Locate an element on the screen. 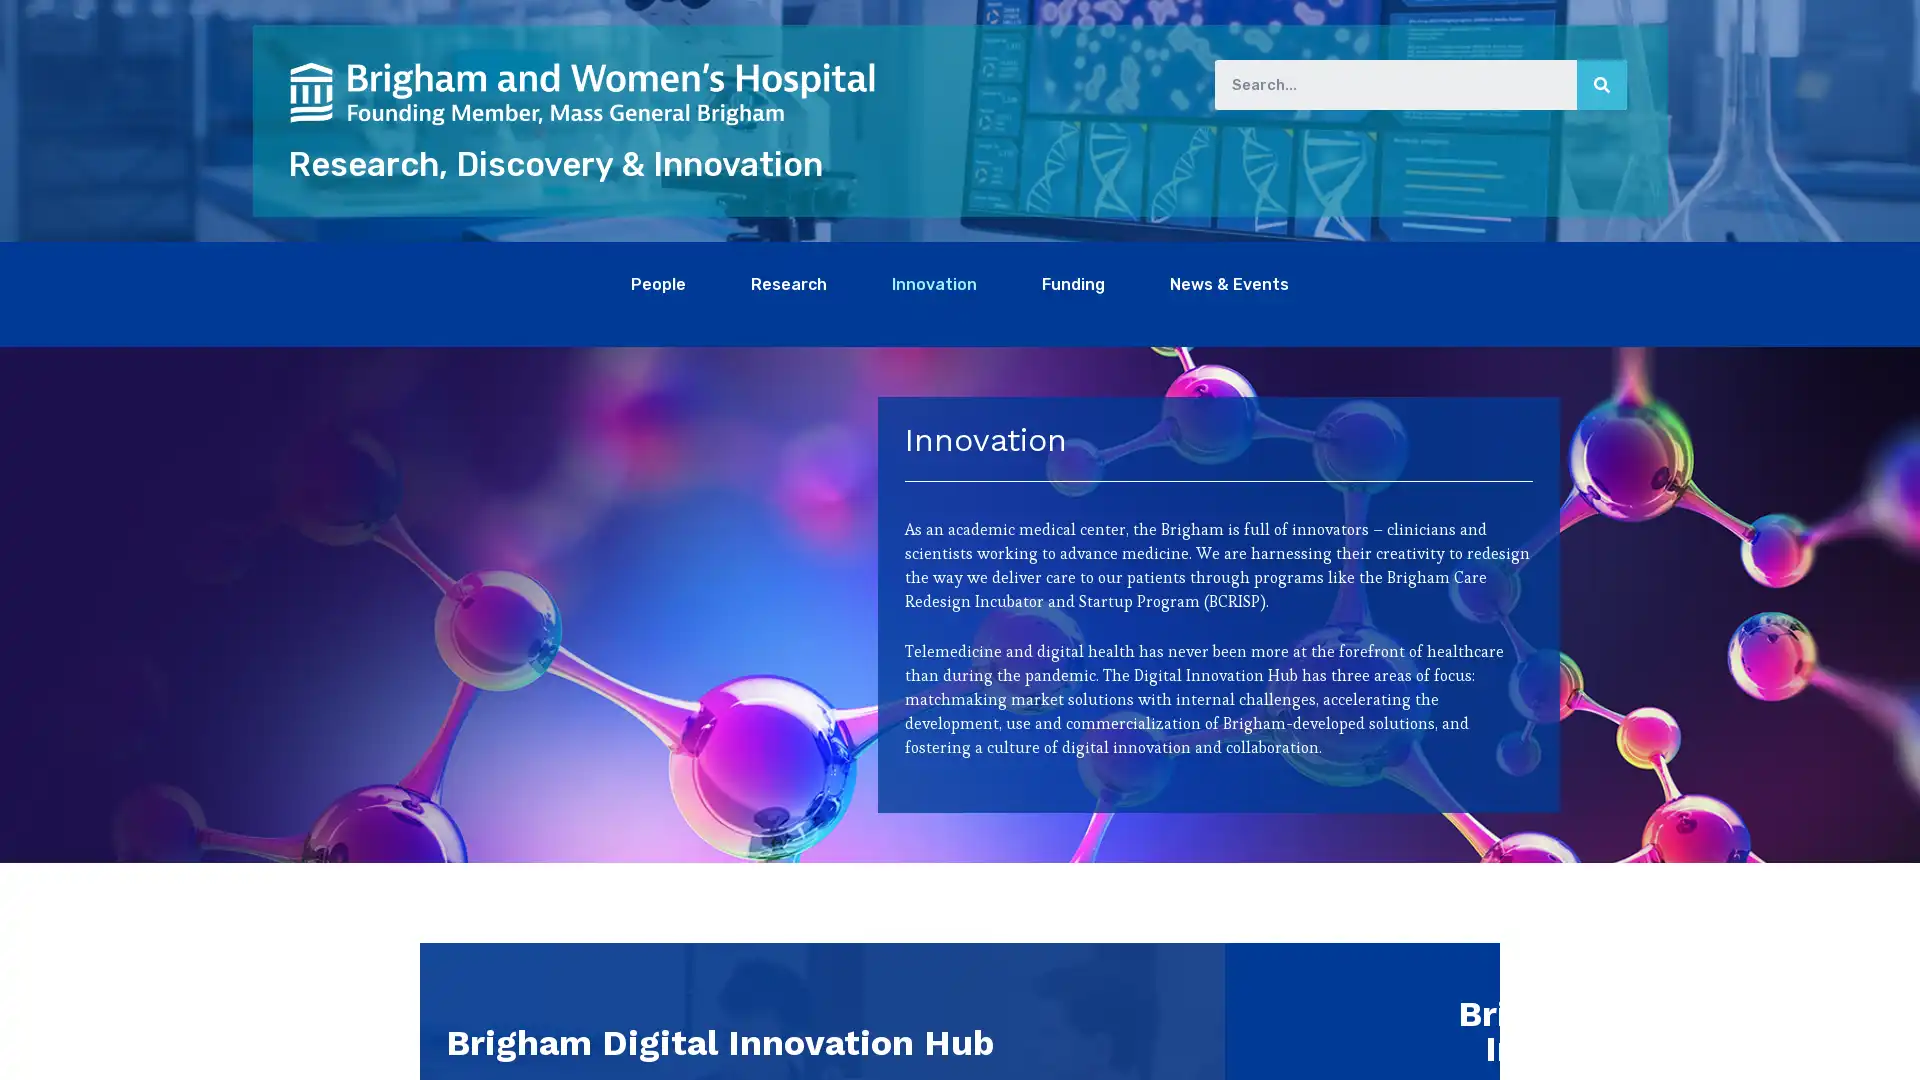  Search is located at coordinates (1601, 83).